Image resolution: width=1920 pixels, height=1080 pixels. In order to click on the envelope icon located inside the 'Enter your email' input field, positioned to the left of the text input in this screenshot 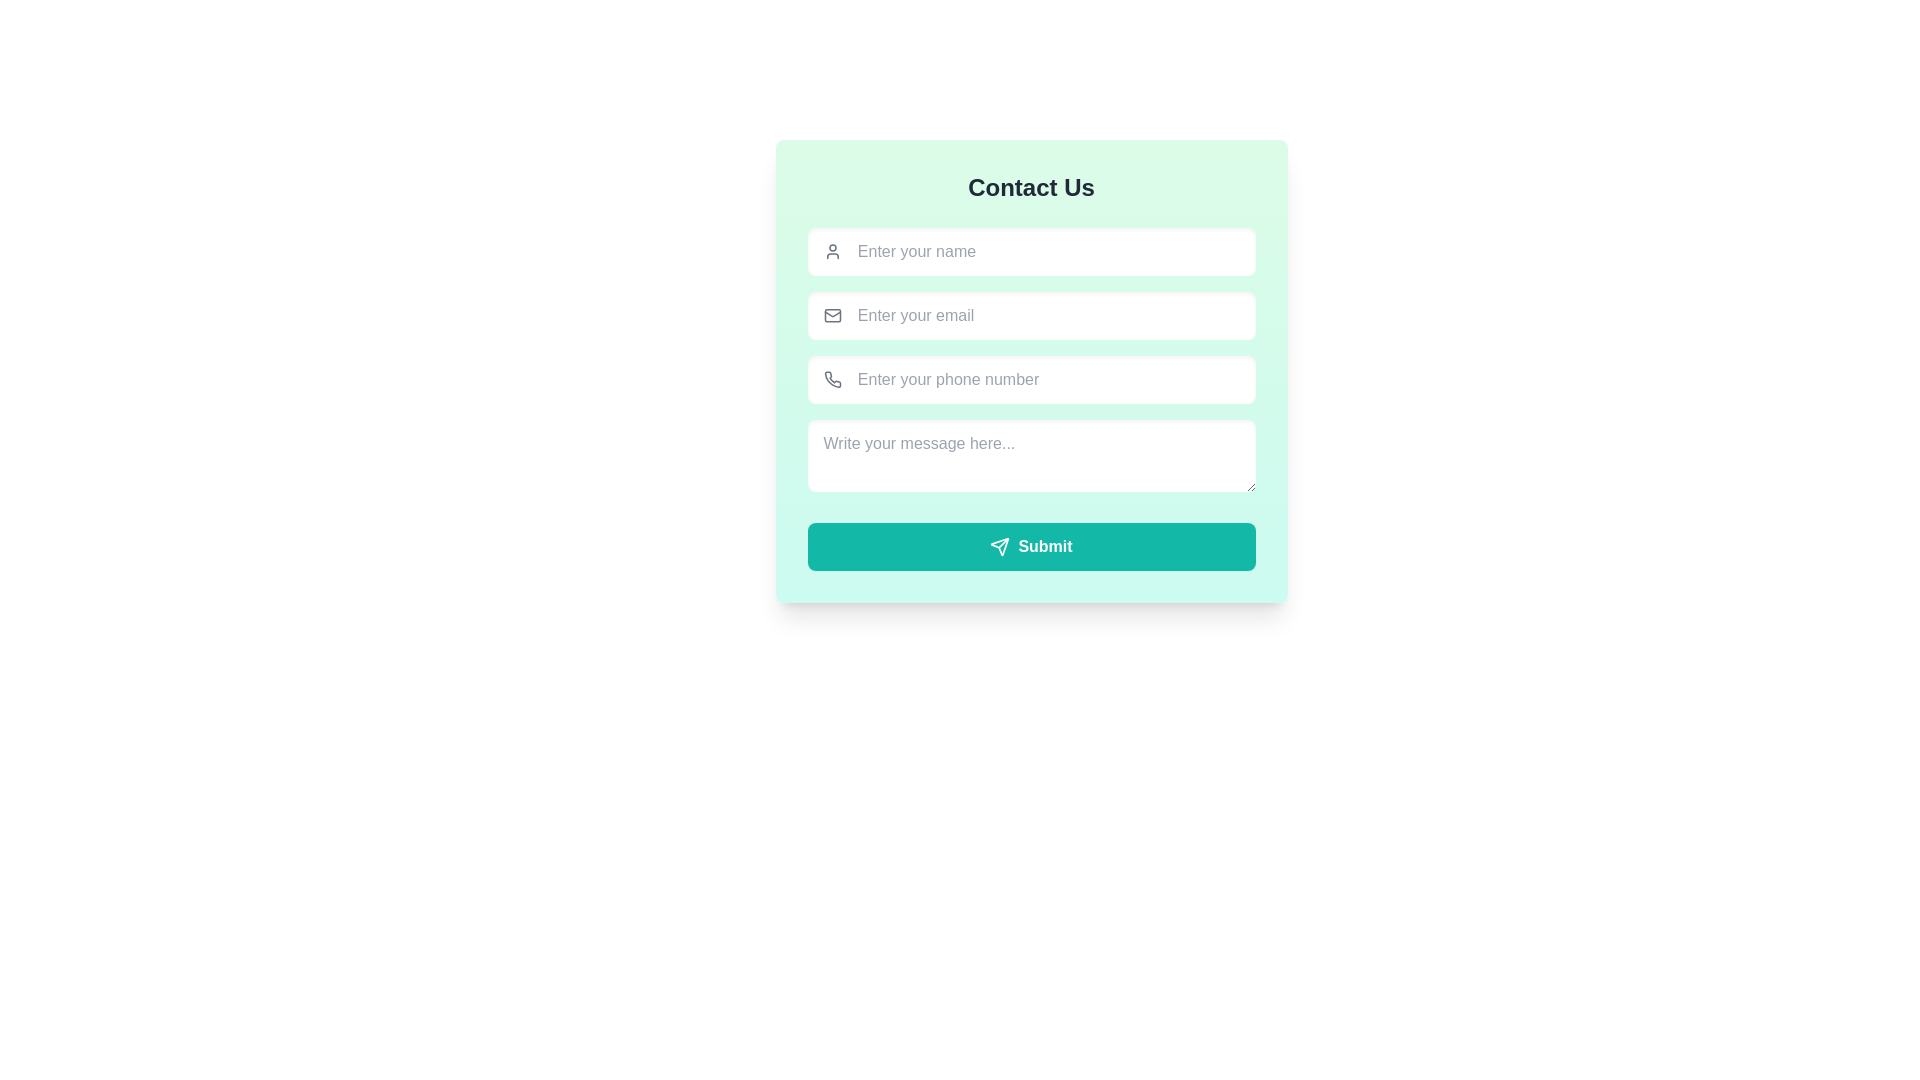, I will do `click(832, 315)`.